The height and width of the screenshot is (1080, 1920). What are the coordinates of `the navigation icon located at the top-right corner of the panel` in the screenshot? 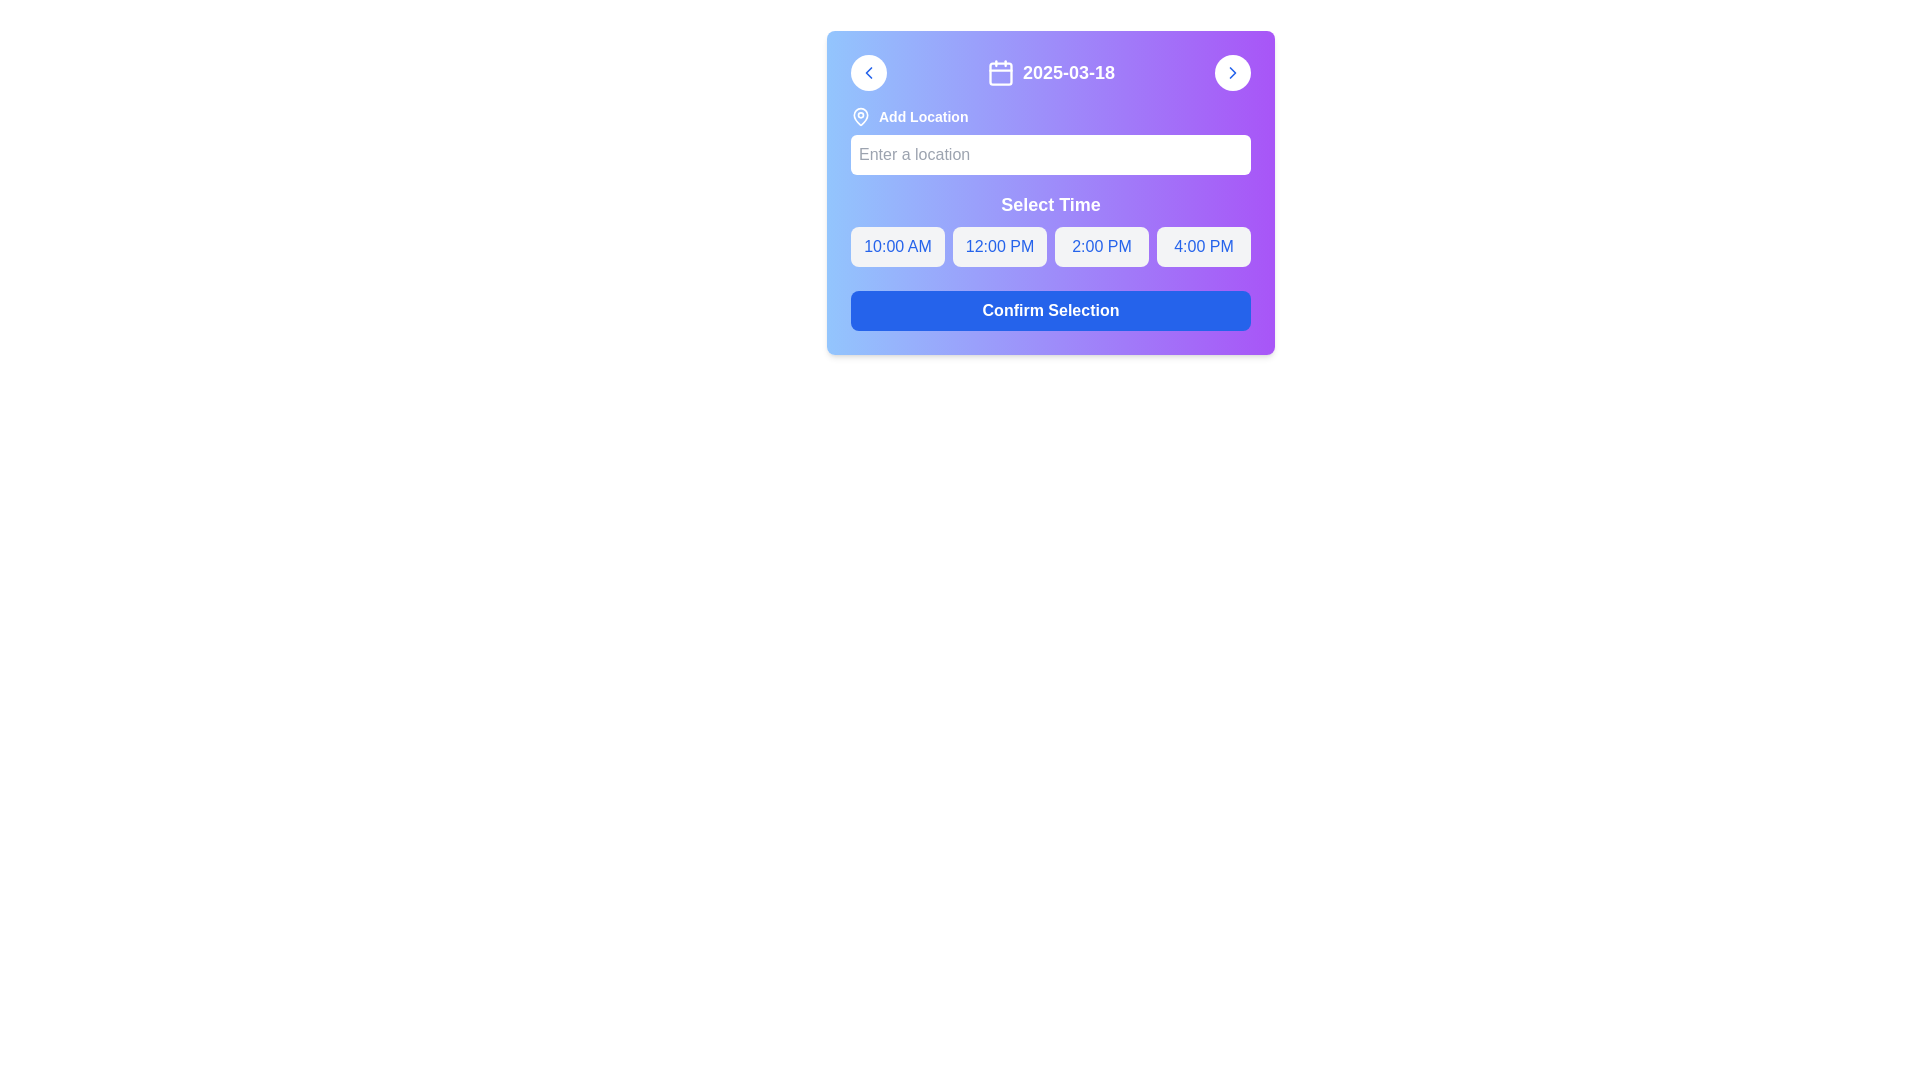 It's located at (1232, 72).